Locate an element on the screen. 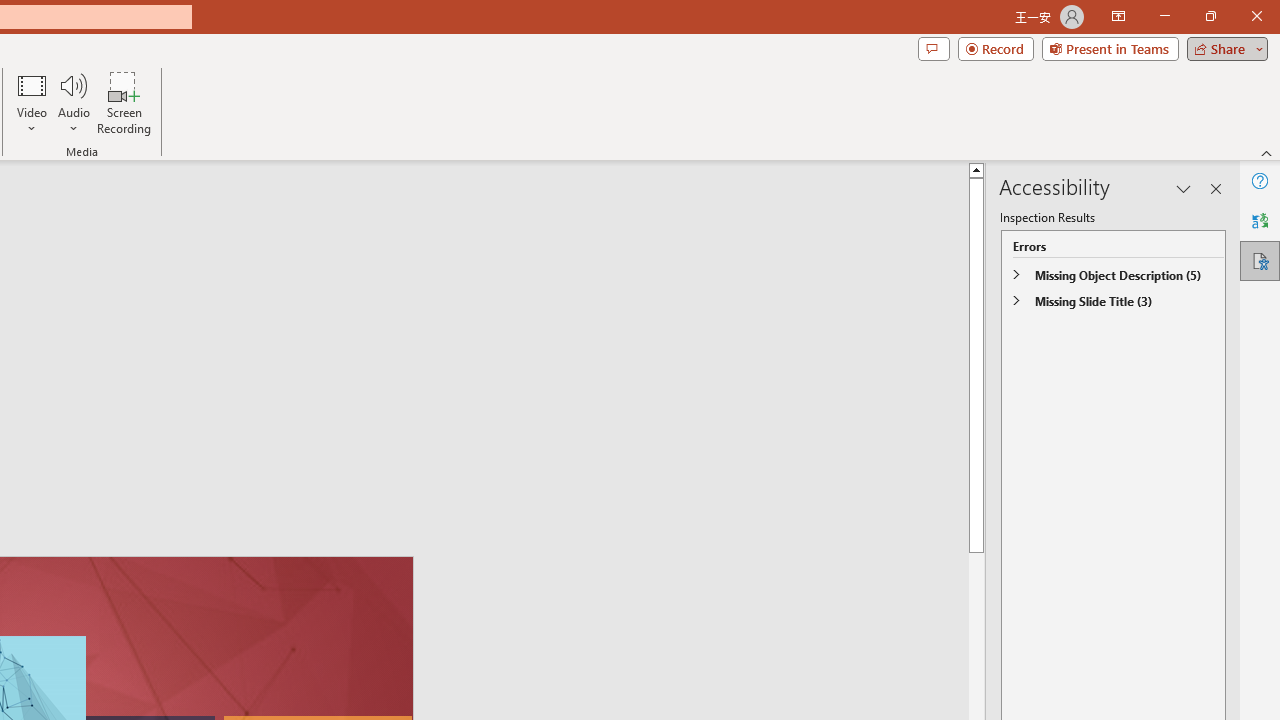  'Video' is located at coordinates (32, 103).